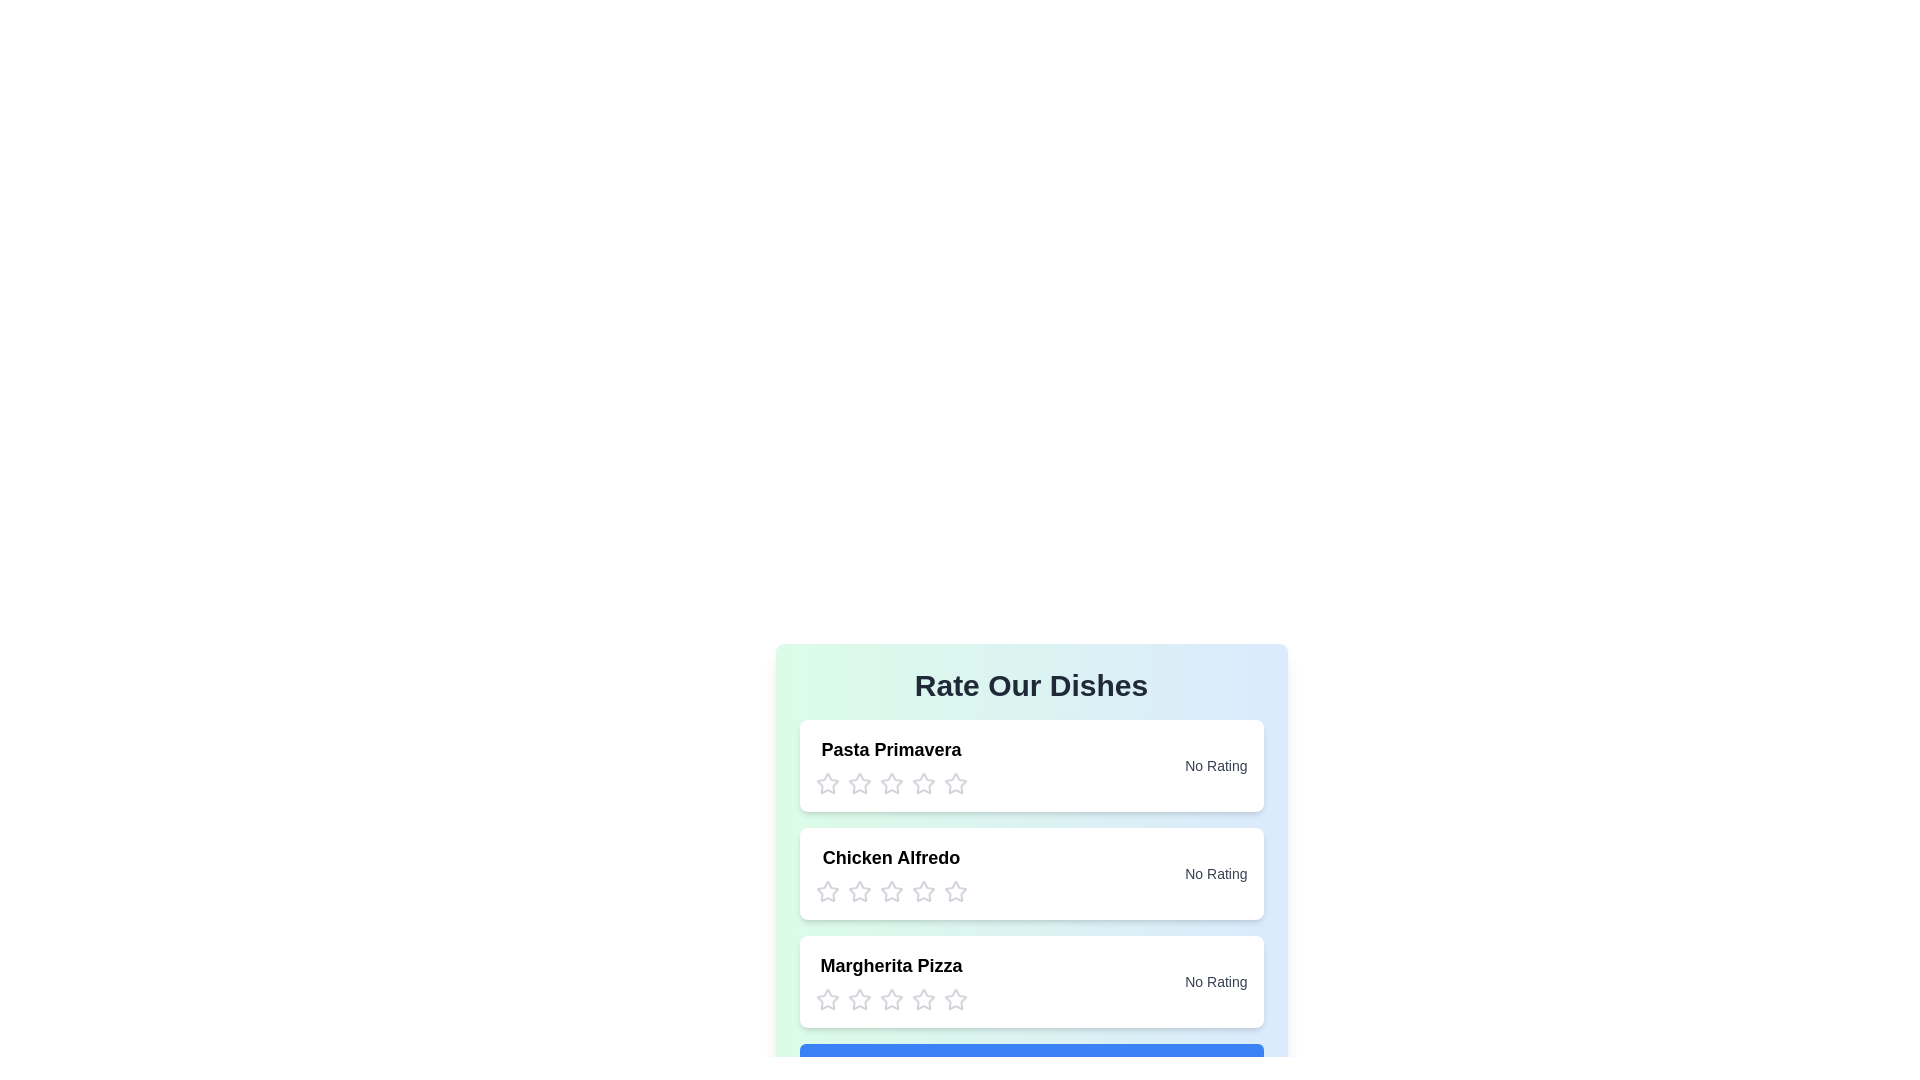 The image size is (1920, 1080). I want to click on the 'Submit Ratings' button to submit the ratings, so click(1031, 1068).